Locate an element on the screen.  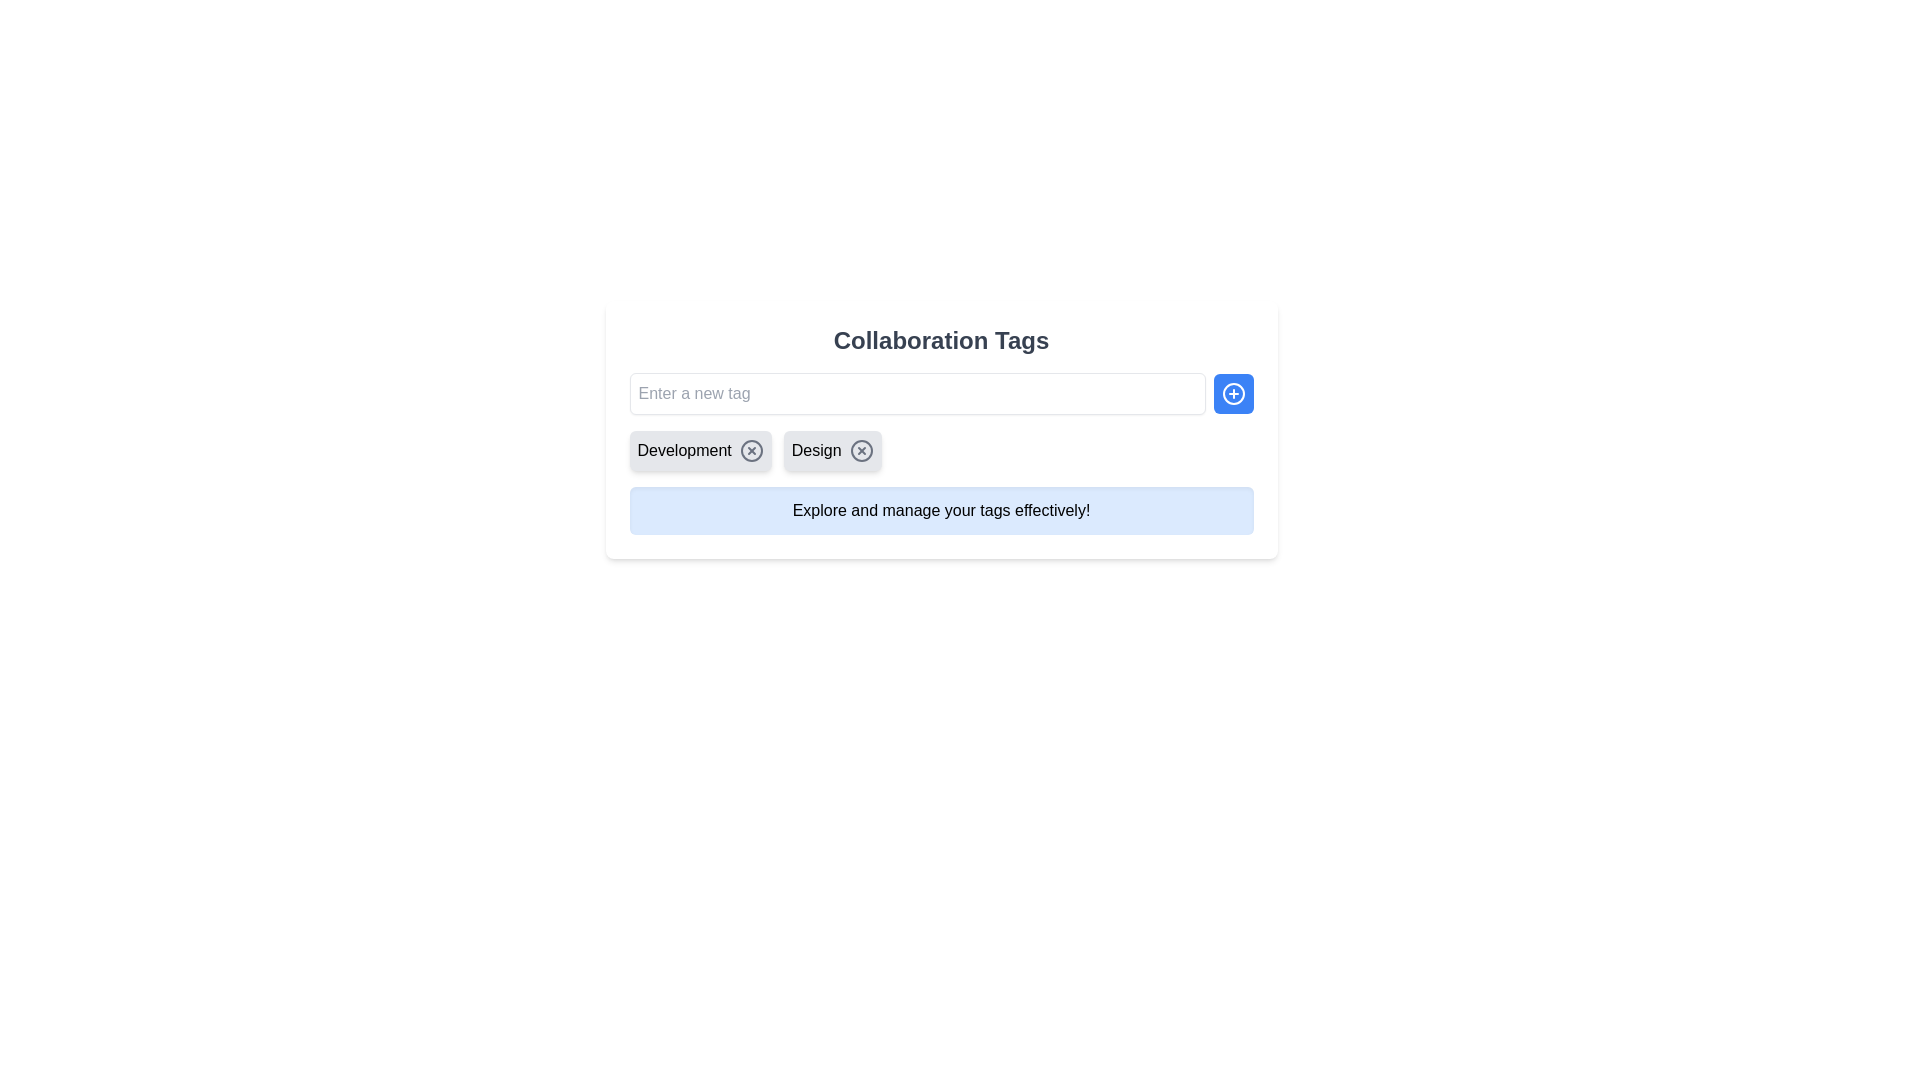
the close button icon for the 'Development' tag to change its color is located at coordinates (750, 451).